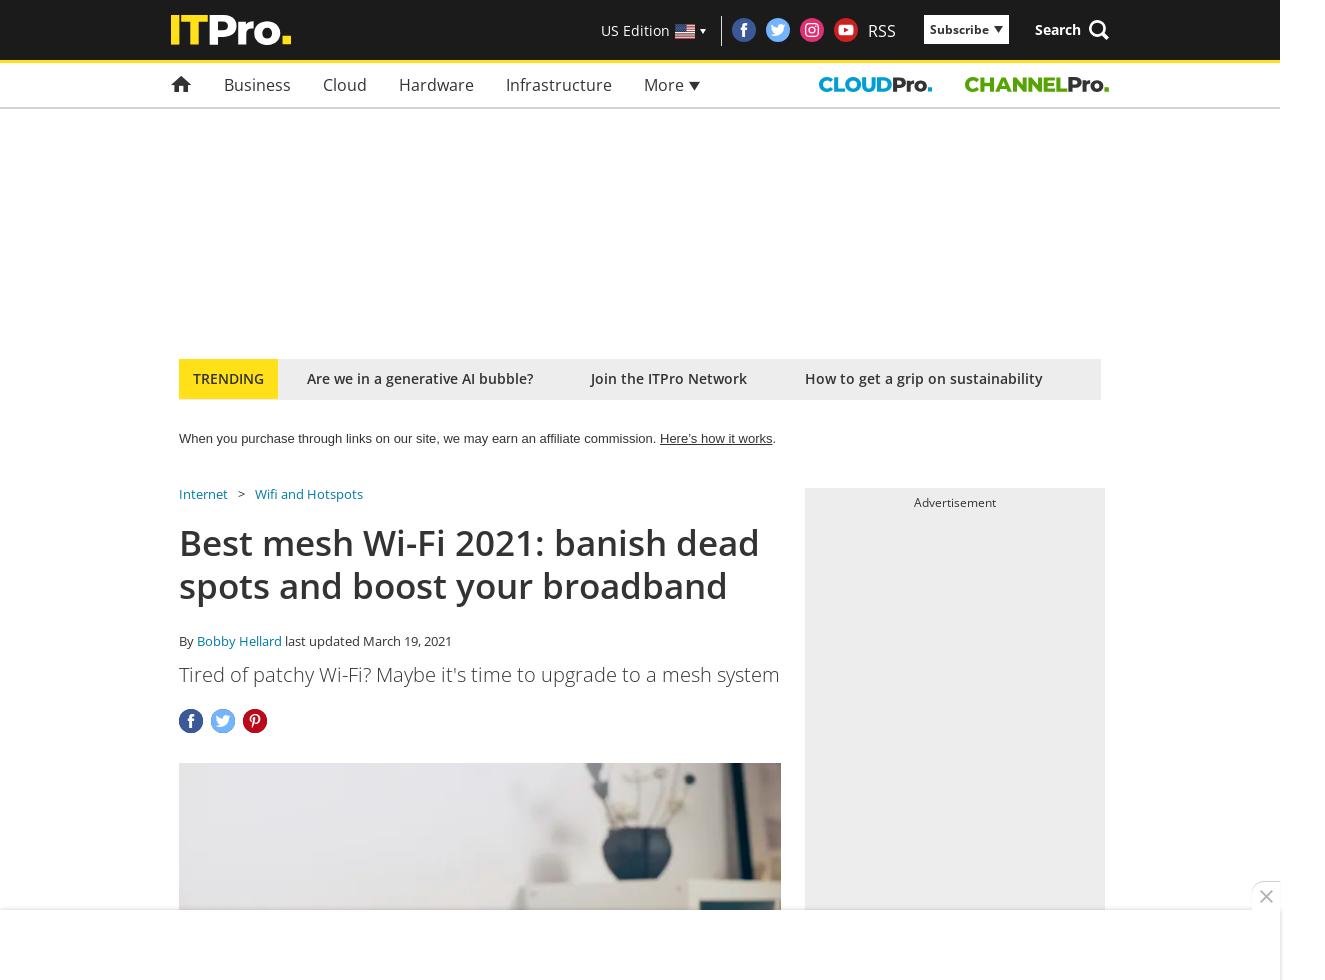 Image resolution: width=1325 pixels, height=980 pixels. I want to click on 'Wifi and Hotspots', so click(307, 494).